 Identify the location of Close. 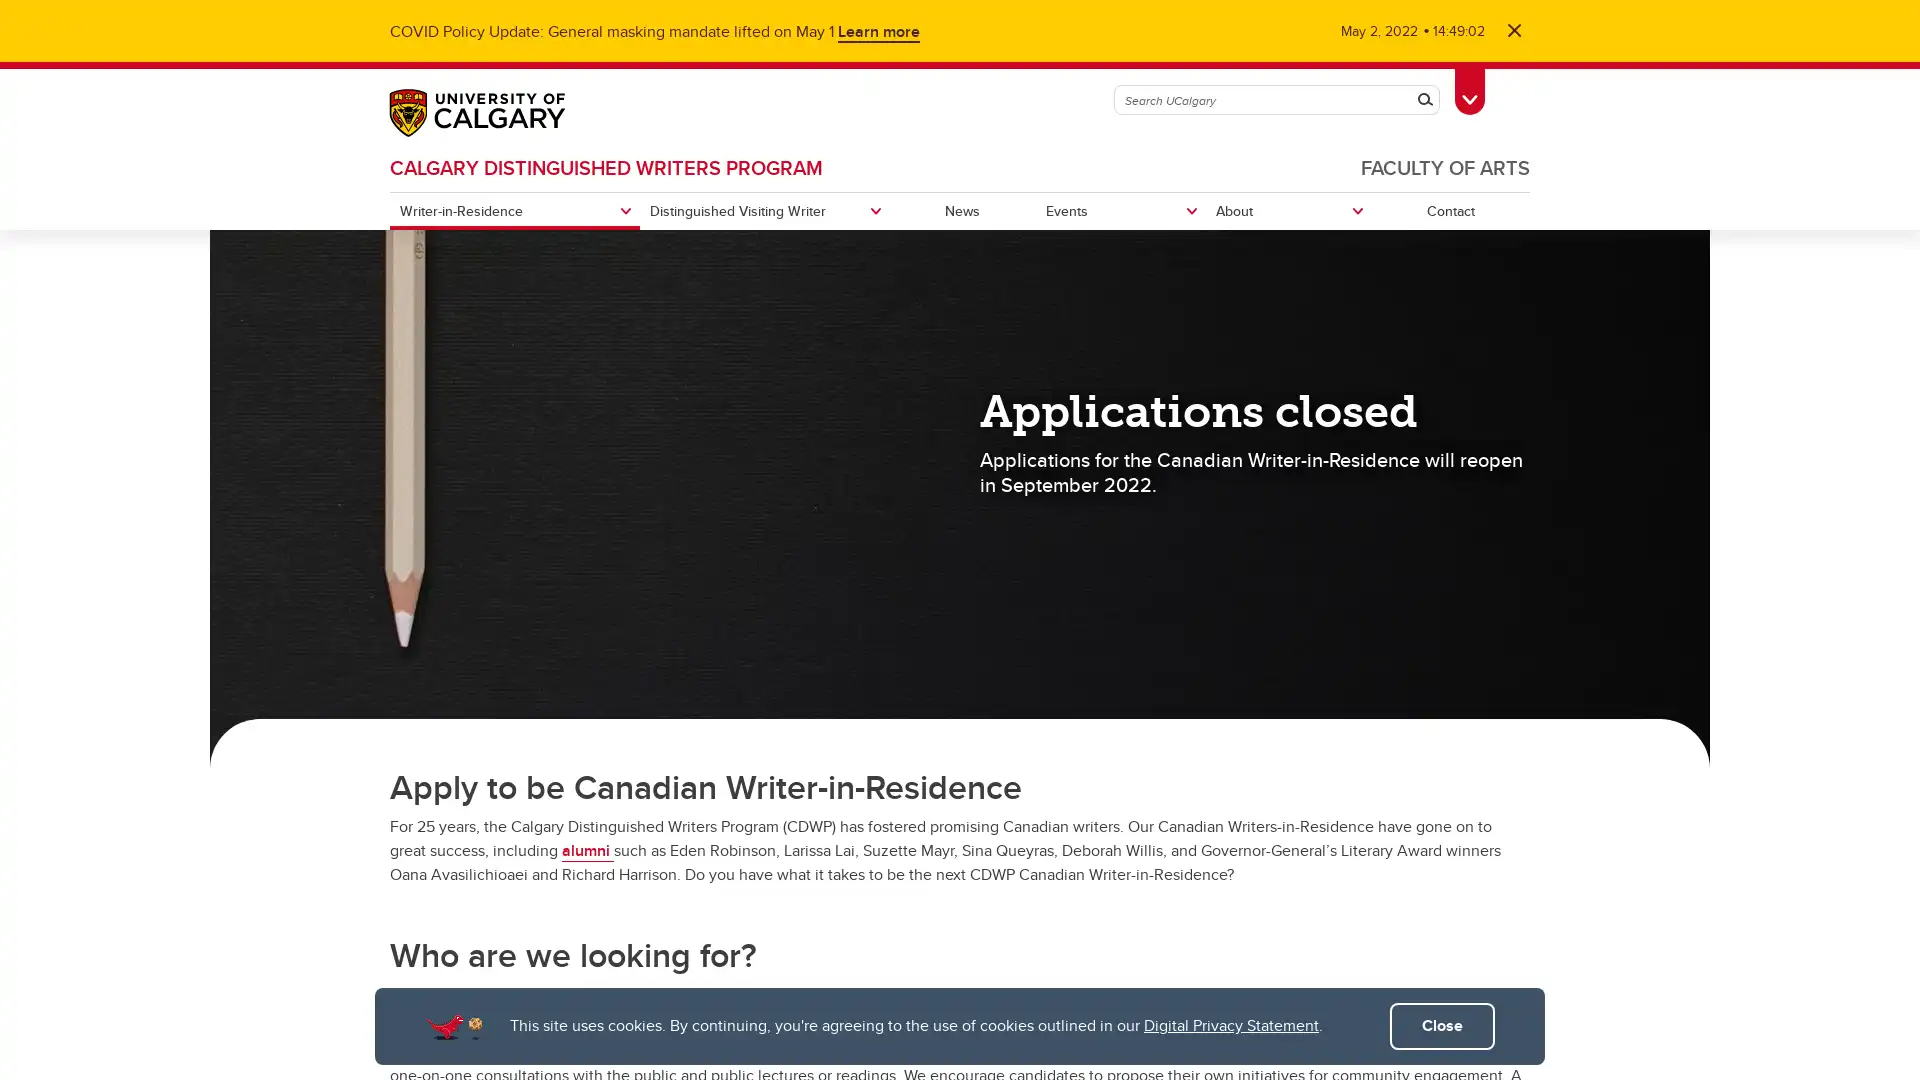
(1442, 1026).